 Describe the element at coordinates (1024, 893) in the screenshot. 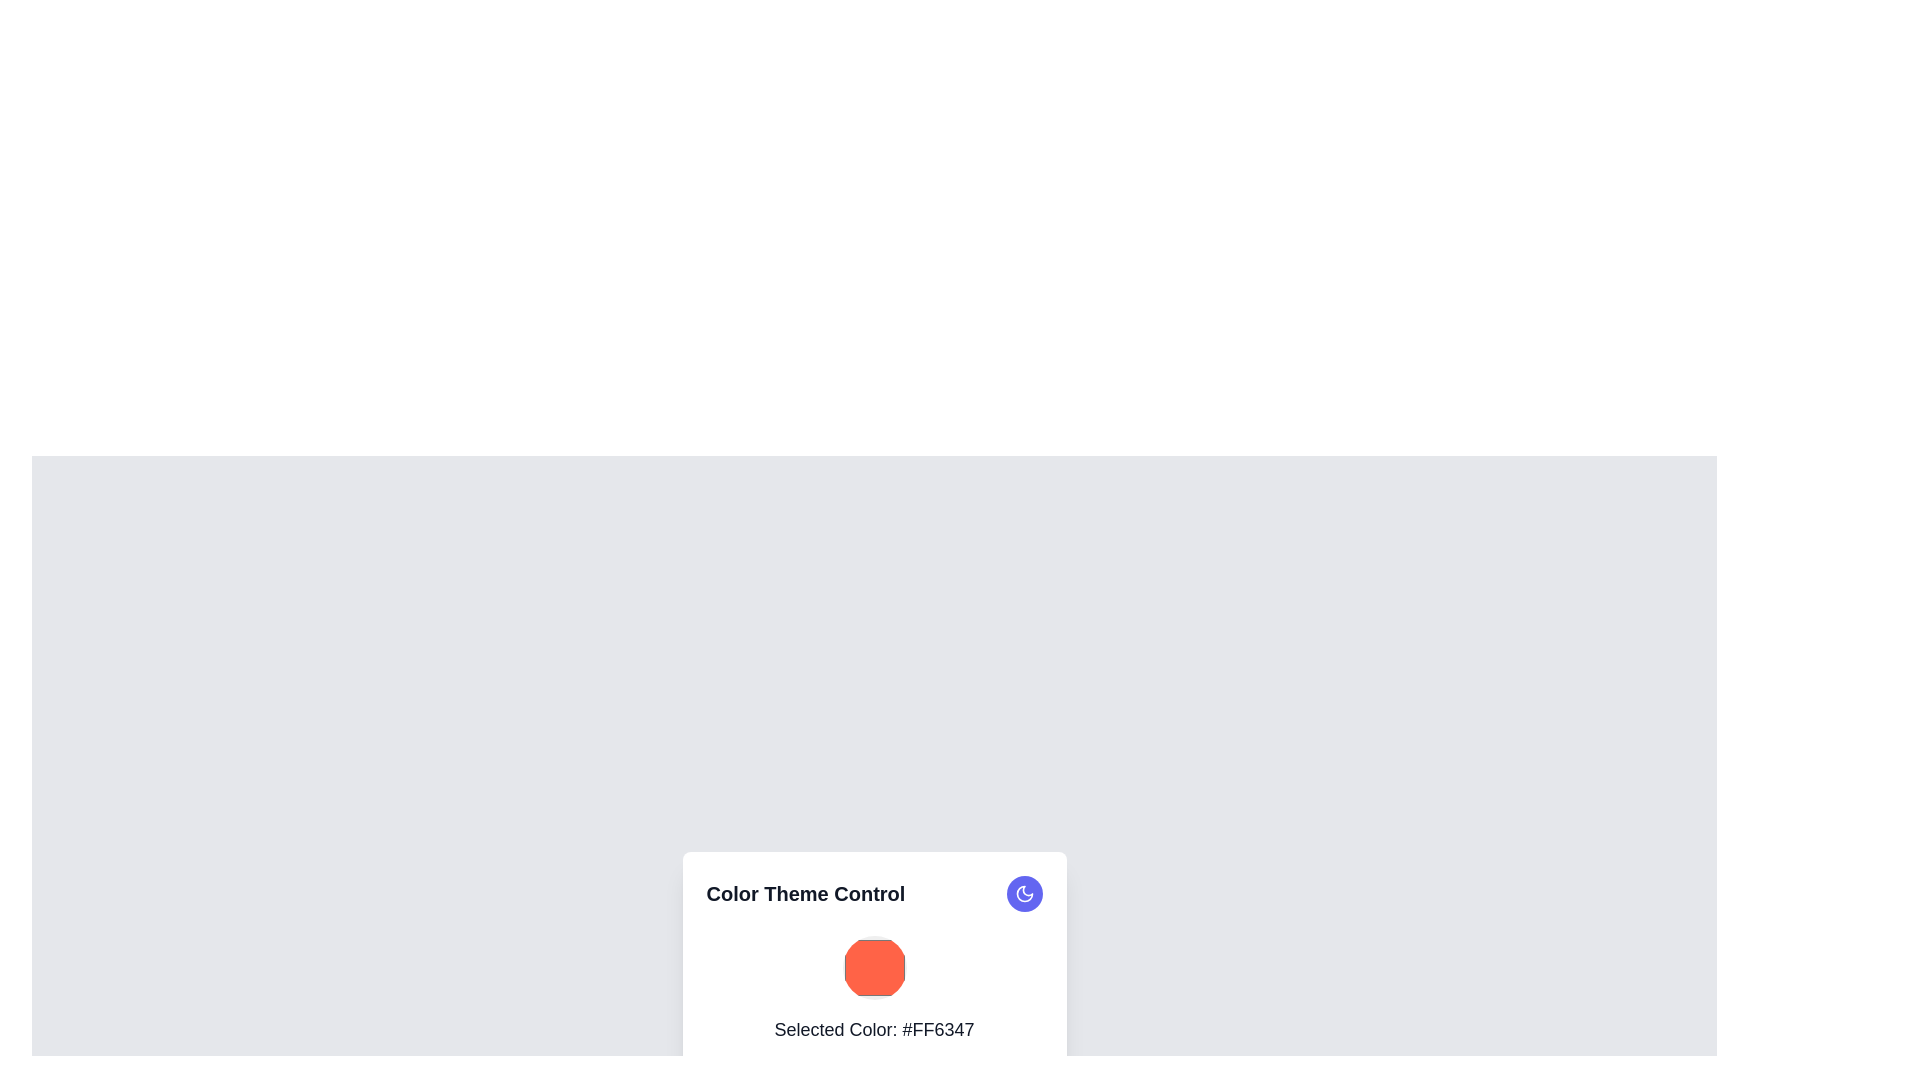

I see `the theme toggle icon located in the top-right corner of the 'Color Theme Control' card` at that location.